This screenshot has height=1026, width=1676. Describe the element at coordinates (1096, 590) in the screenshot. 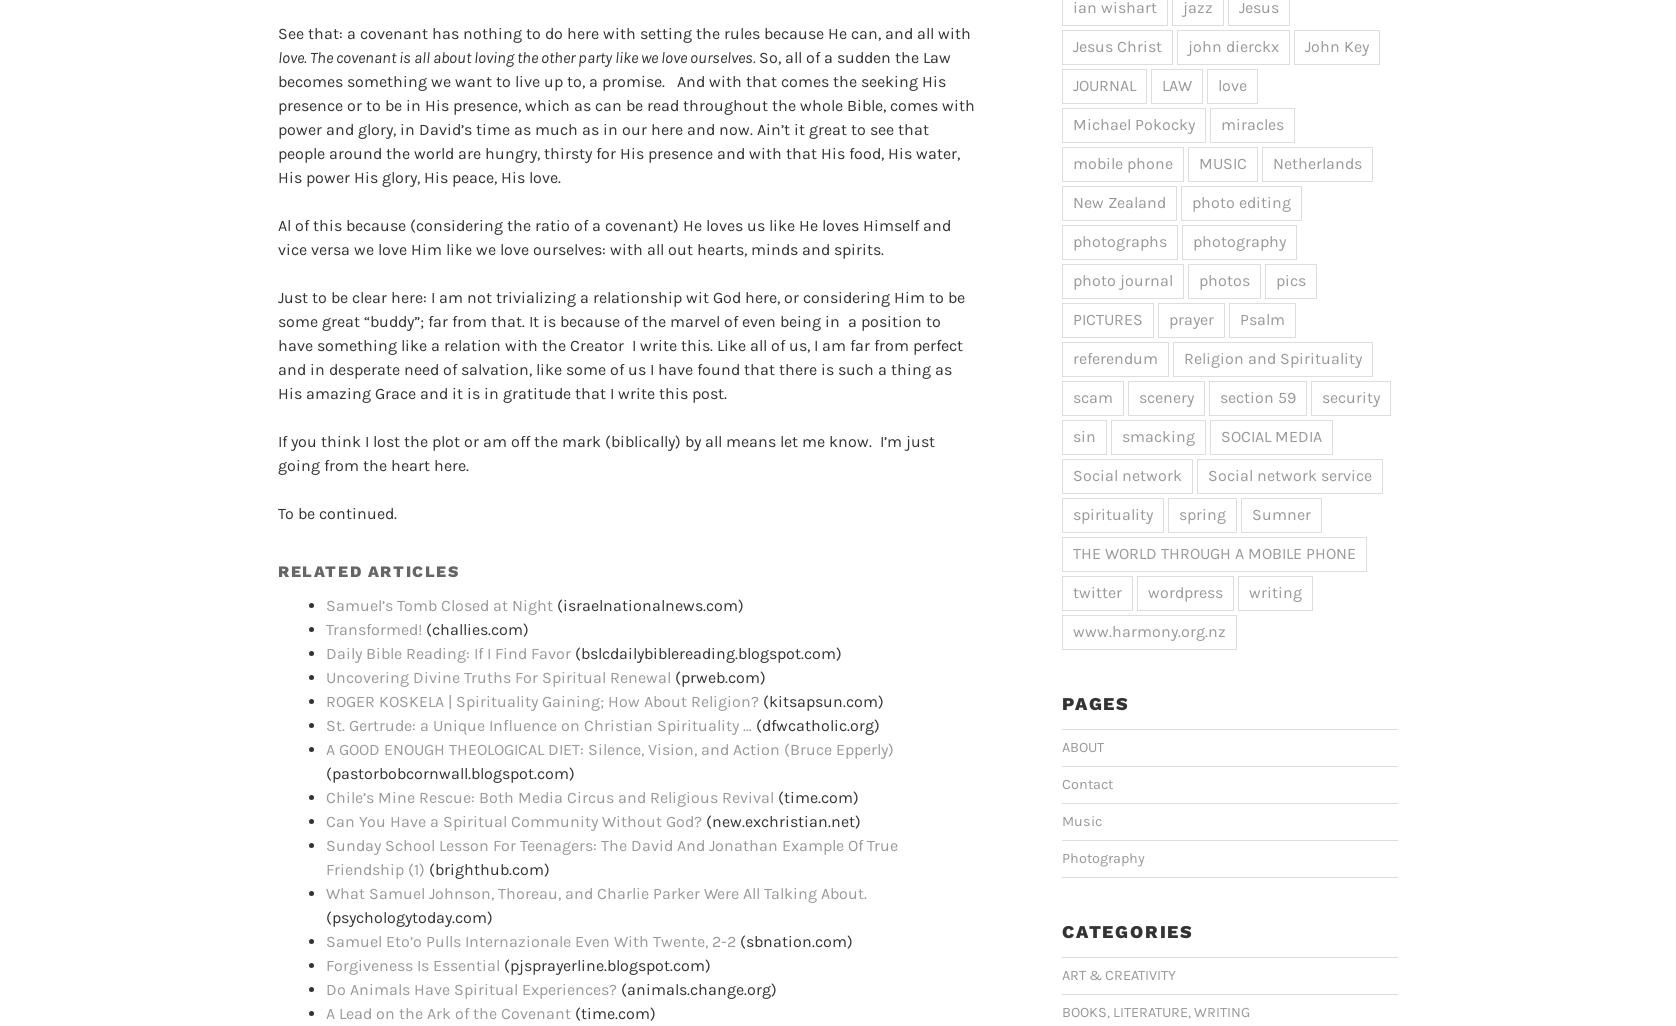

I see `'twitter'` at that location.